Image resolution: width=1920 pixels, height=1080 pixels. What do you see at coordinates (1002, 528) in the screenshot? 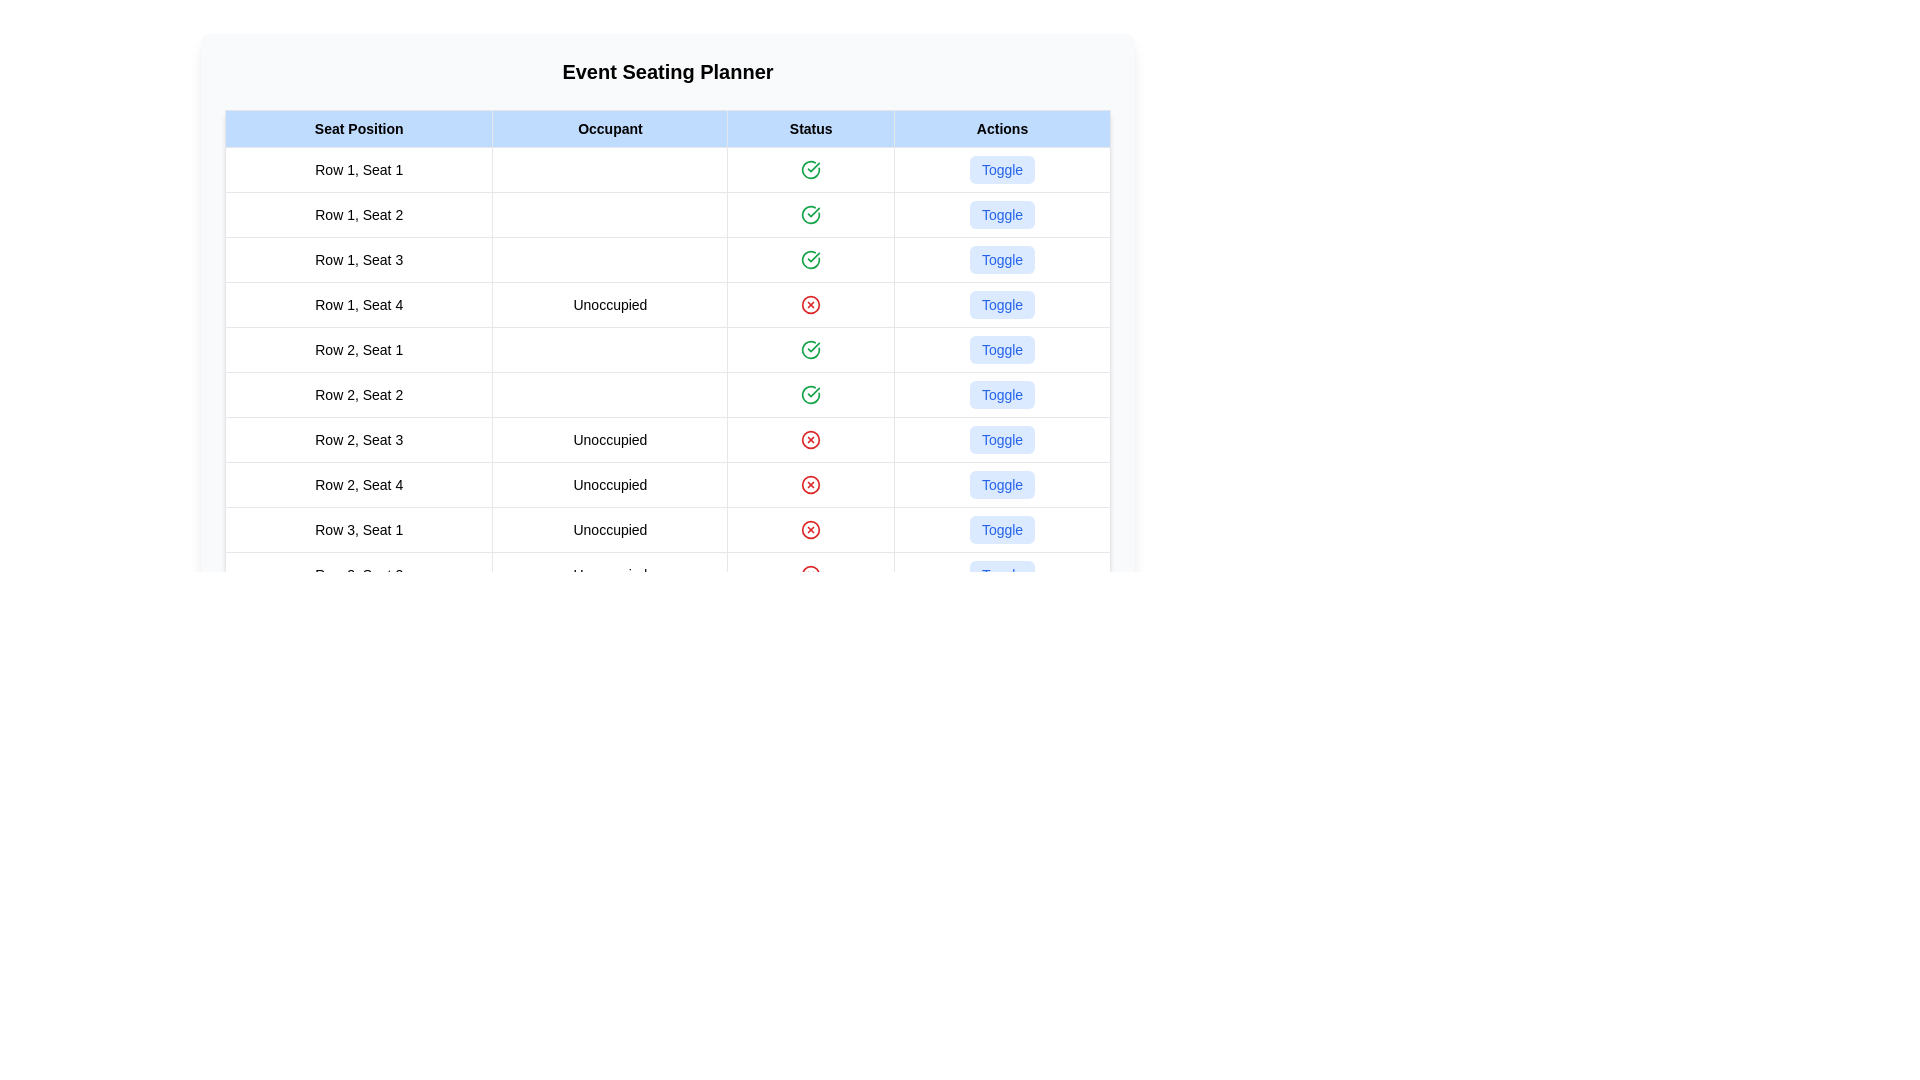
I see `the 'Toggle' button in Row 3, Seat 1 of the 'Actions' column in the 'Event Seating Planner' table` at bounding box center [1002, 528].